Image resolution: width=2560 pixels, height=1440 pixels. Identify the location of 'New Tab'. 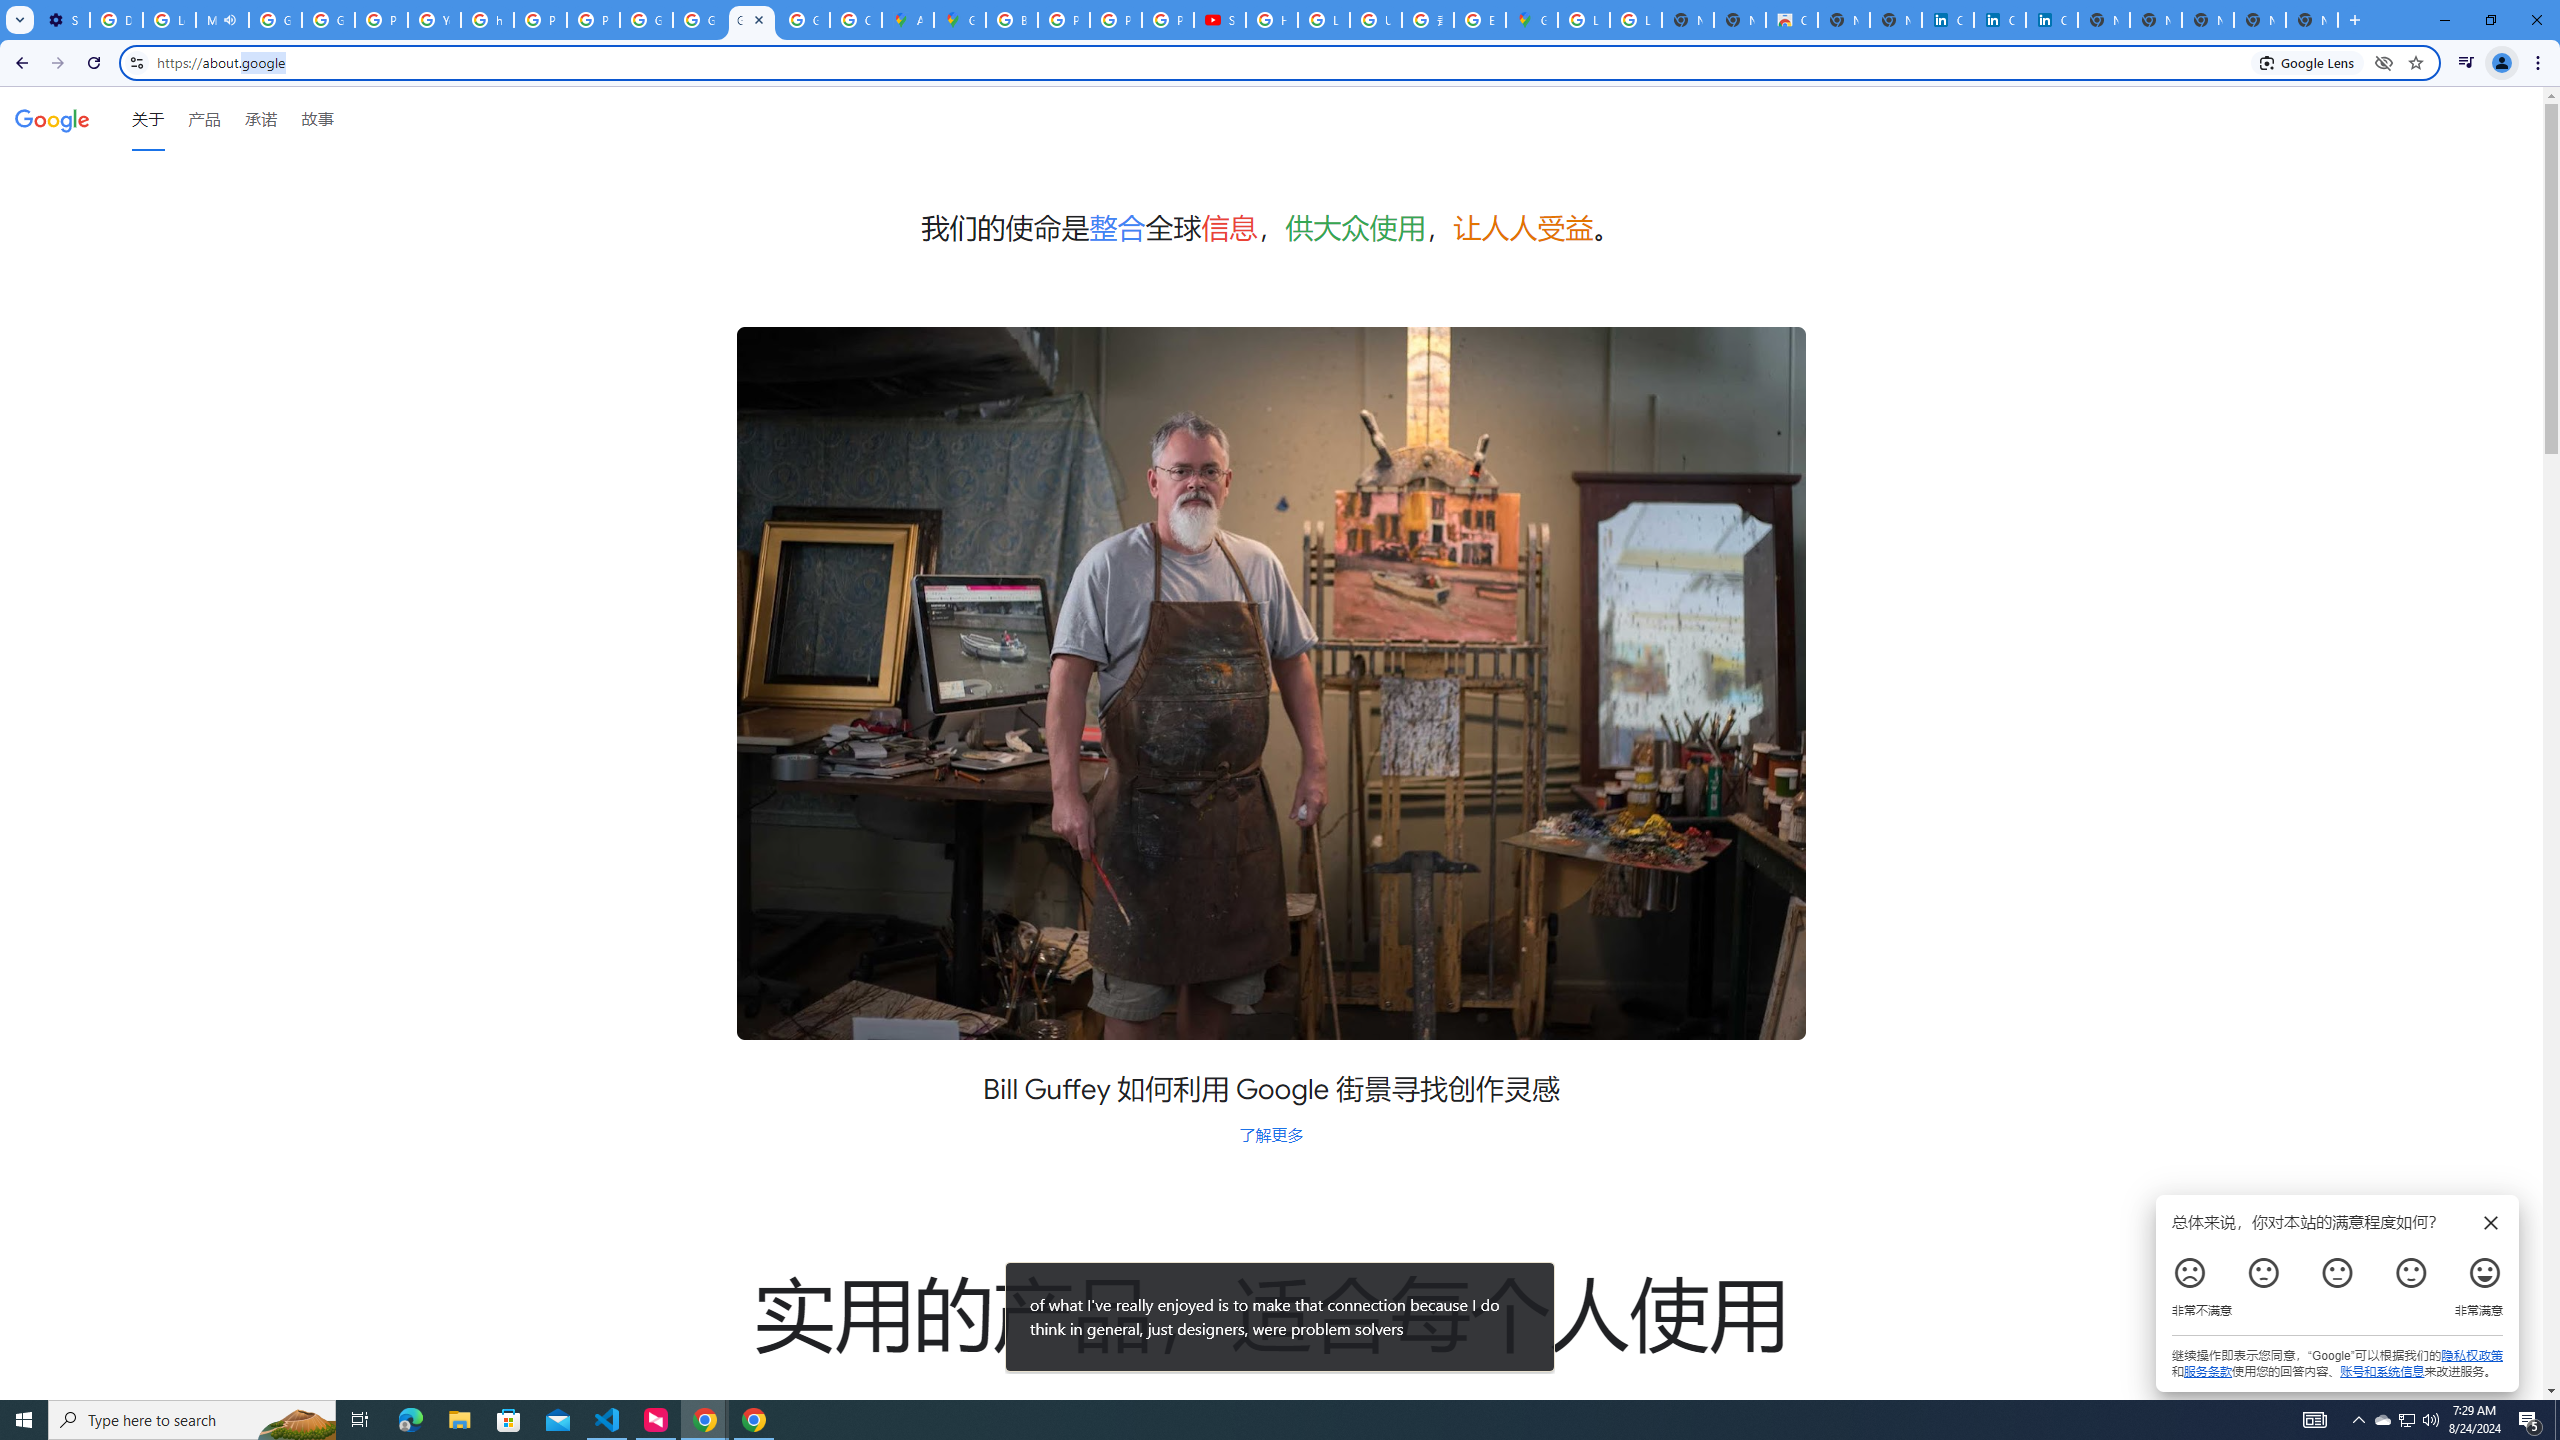
(2311, 19).